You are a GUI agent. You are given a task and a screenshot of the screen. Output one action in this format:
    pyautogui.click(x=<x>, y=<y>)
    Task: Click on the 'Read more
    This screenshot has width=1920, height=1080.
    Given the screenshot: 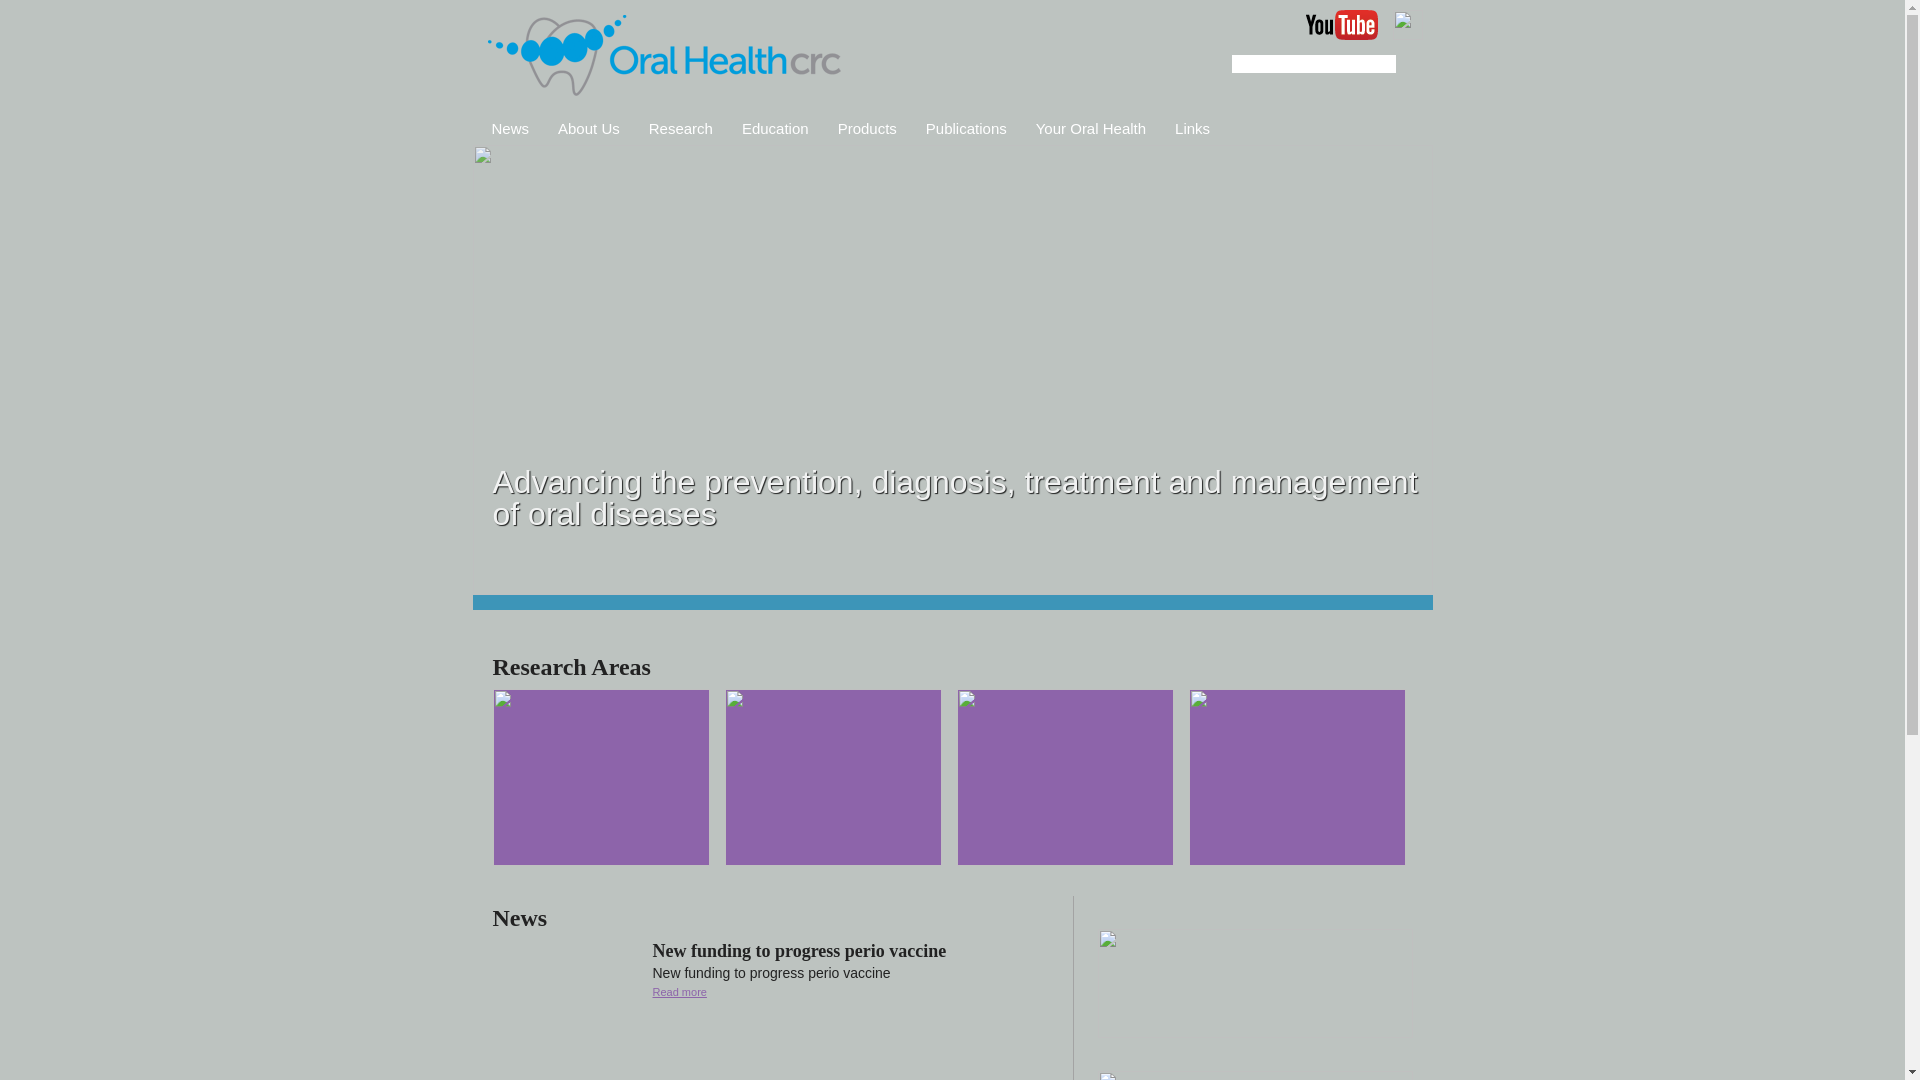 What is the action you would take?
    pyautogui.click(x=652, y=991)
    